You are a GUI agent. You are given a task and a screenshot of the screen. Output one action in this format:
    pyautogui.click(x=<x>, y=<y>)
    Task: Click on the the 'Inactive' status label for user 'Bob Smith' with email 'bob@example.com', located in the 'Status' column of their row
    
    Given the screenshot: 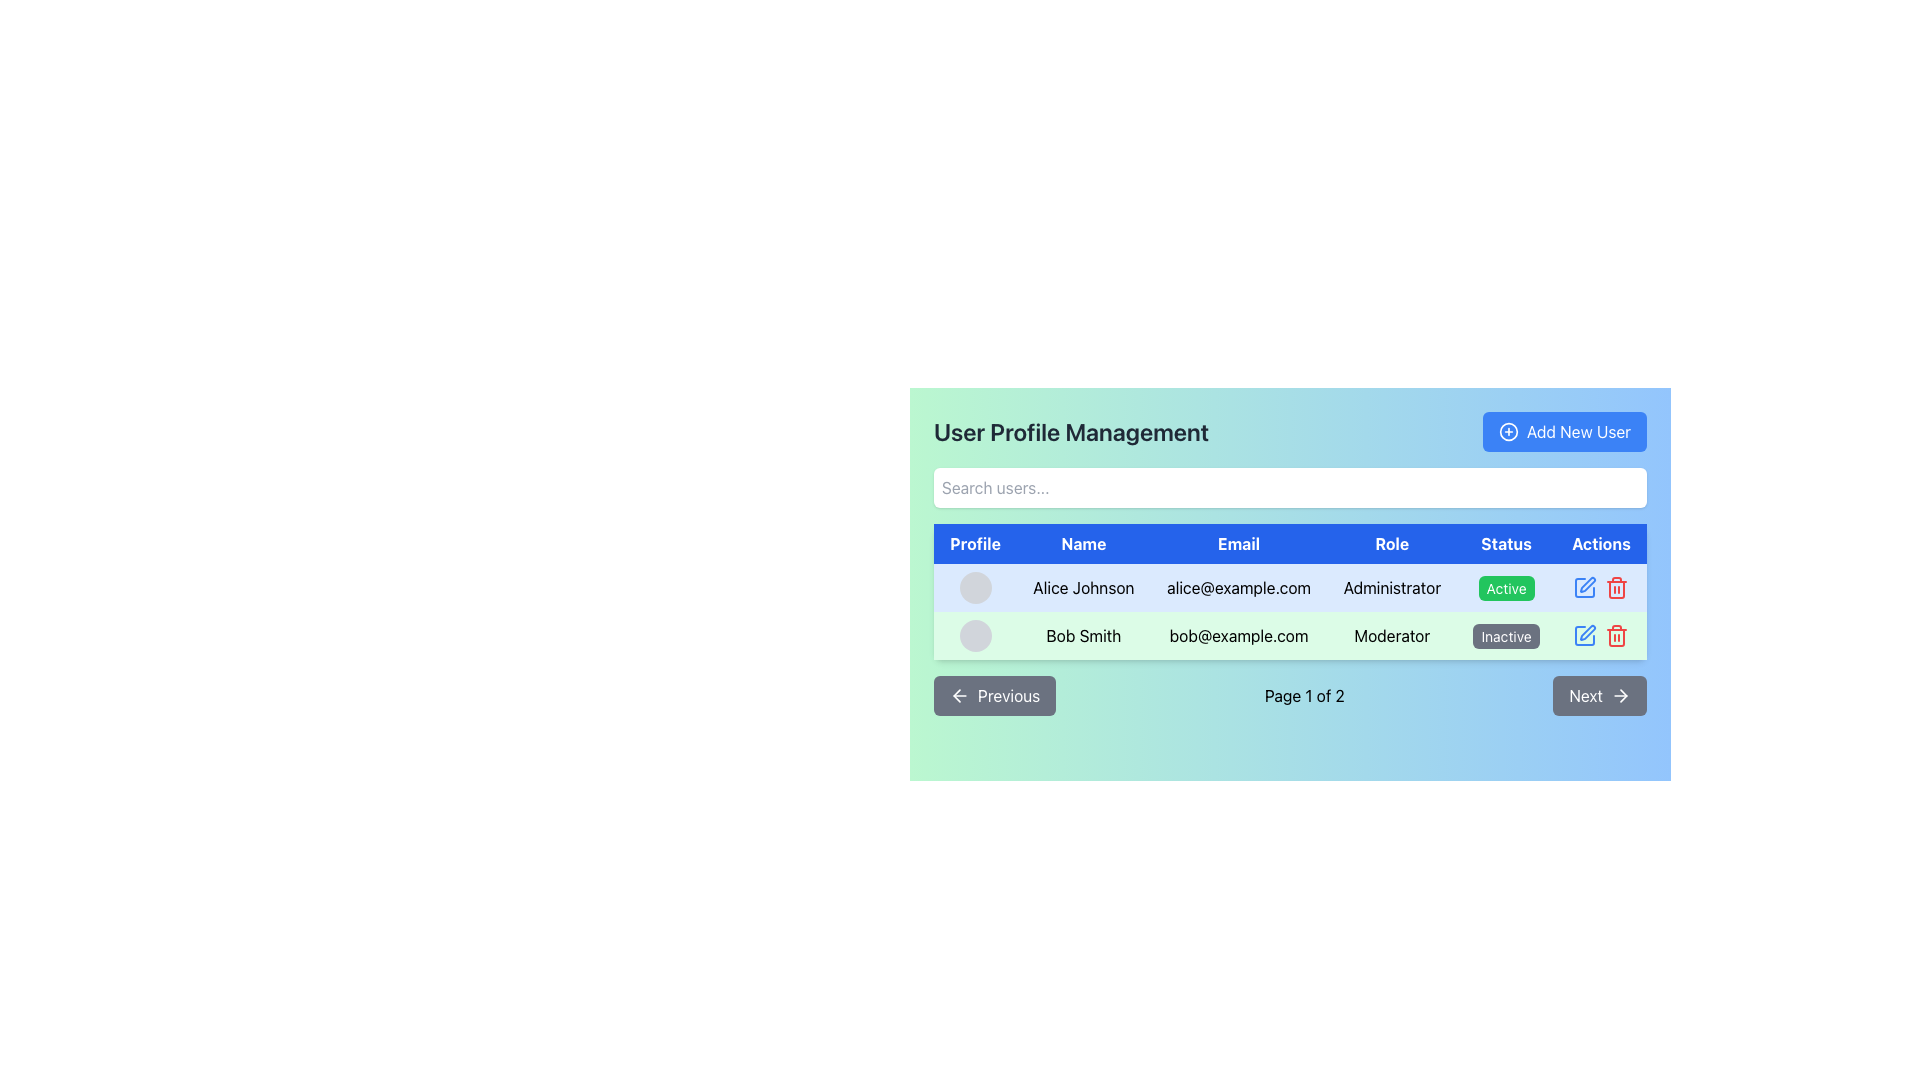 What is the action you would take?
    pyautogui.click(x=1506, y=636)
    